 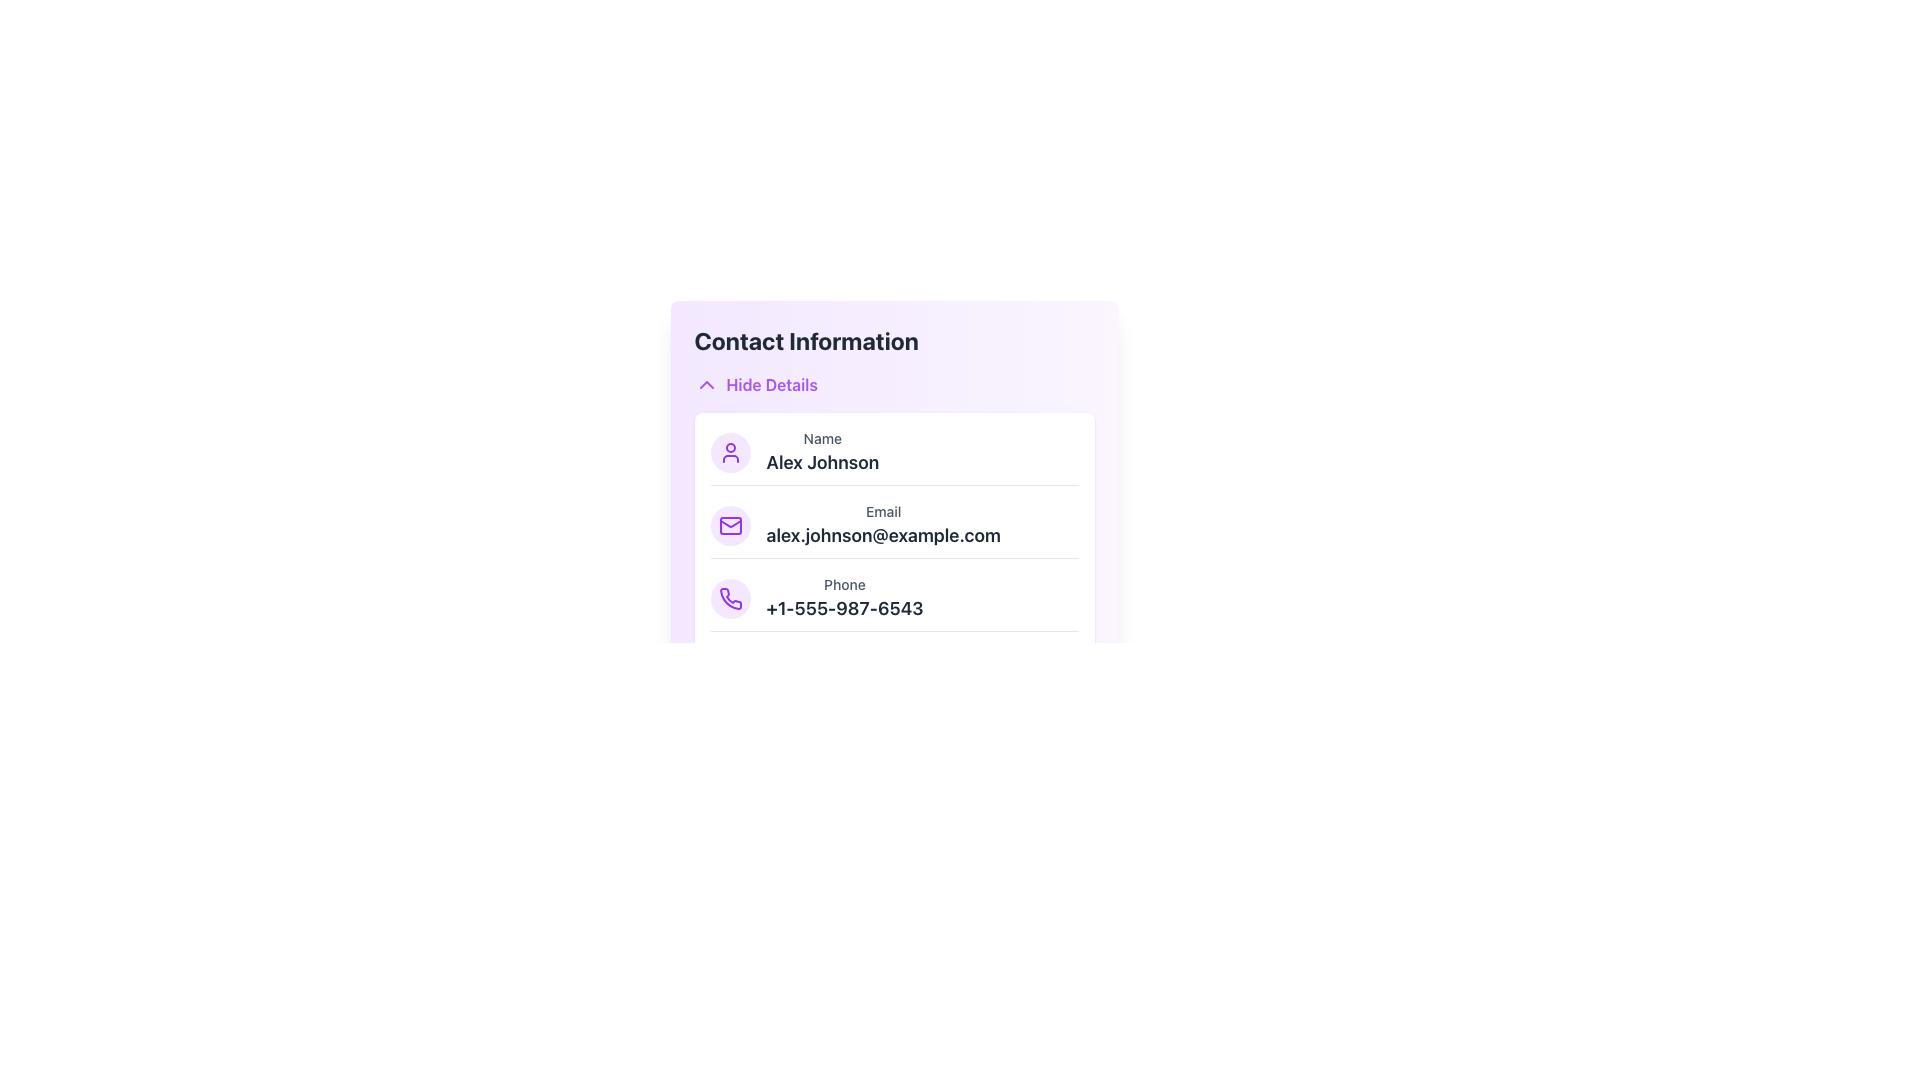 I want to click on the non-interactive text display block showing the contact name 'Alex Johnson', which is labeled 'Name' and is located to the right of a circular purple user icon, so click(x=822, y=452).